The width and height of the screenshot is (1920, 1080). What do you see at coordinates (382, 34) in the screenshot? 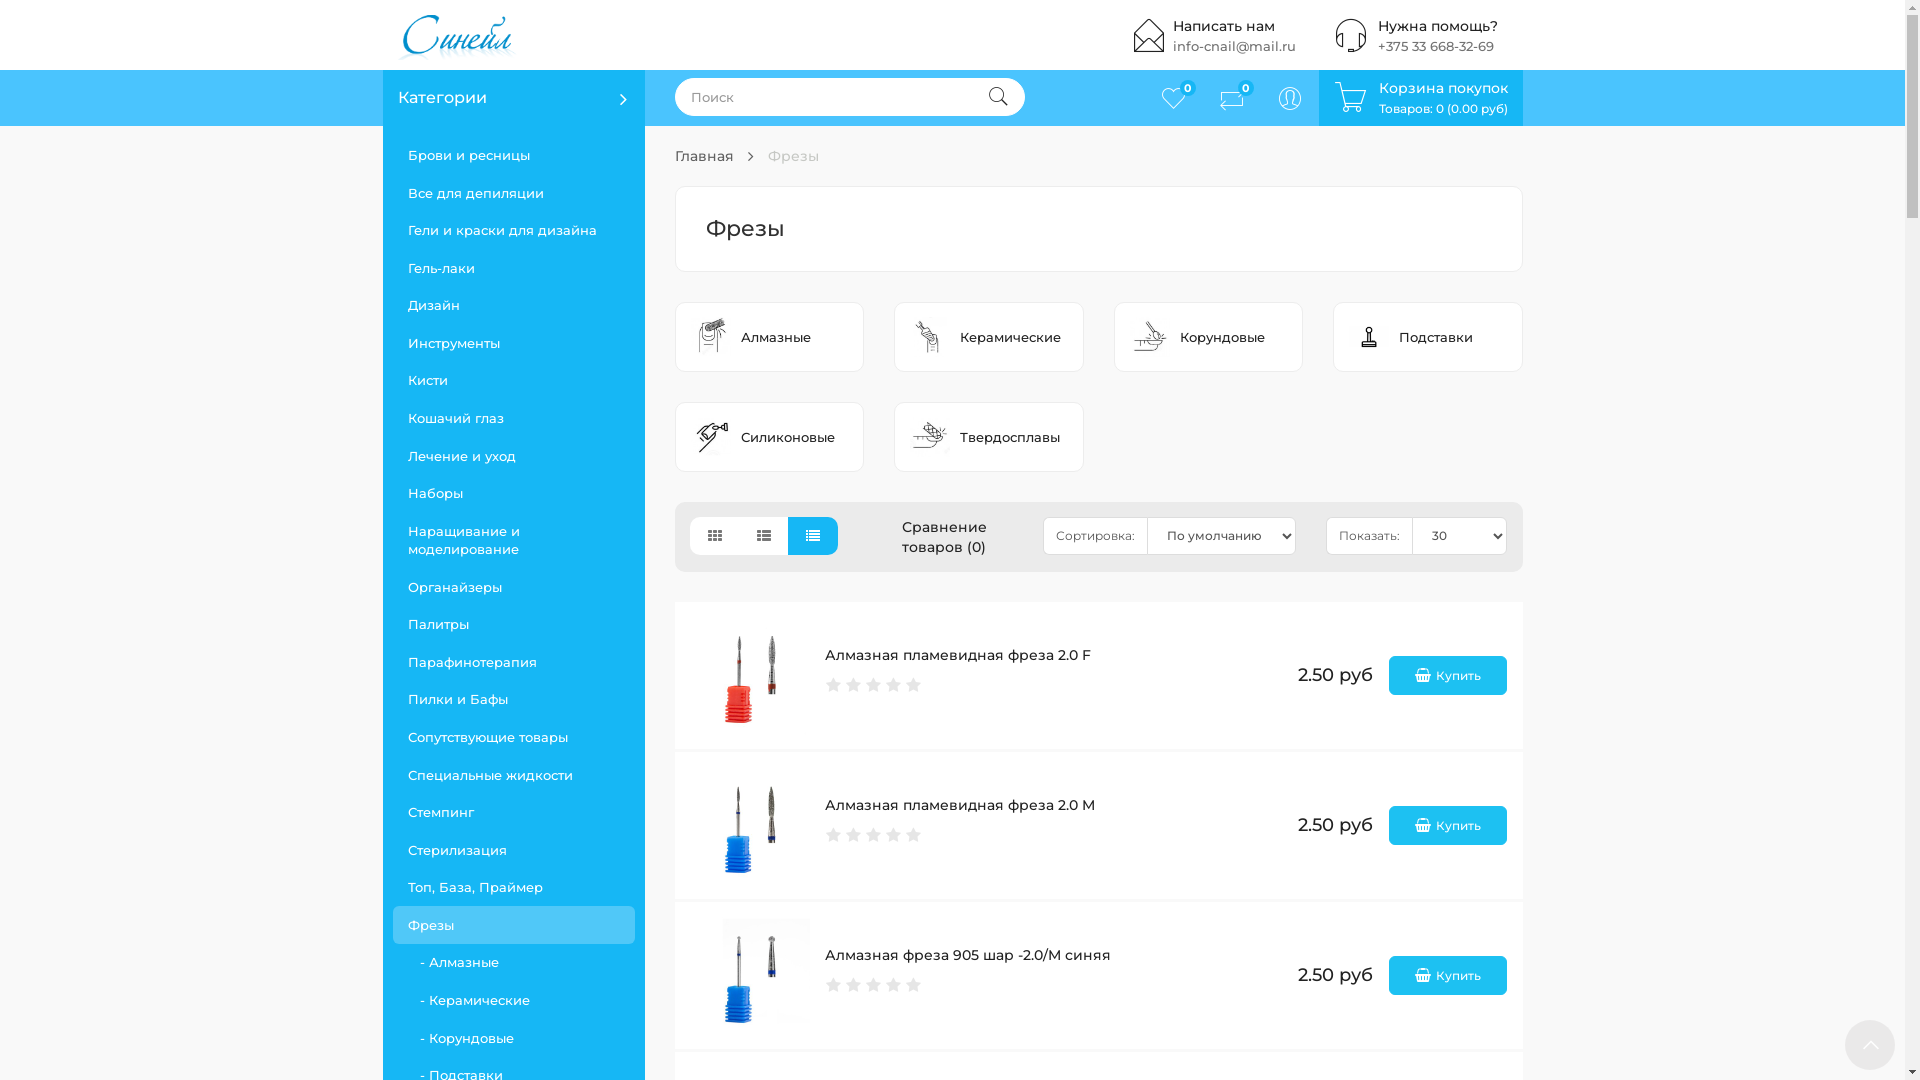
I see `'Cnail'` at bounding box center [382, 34].